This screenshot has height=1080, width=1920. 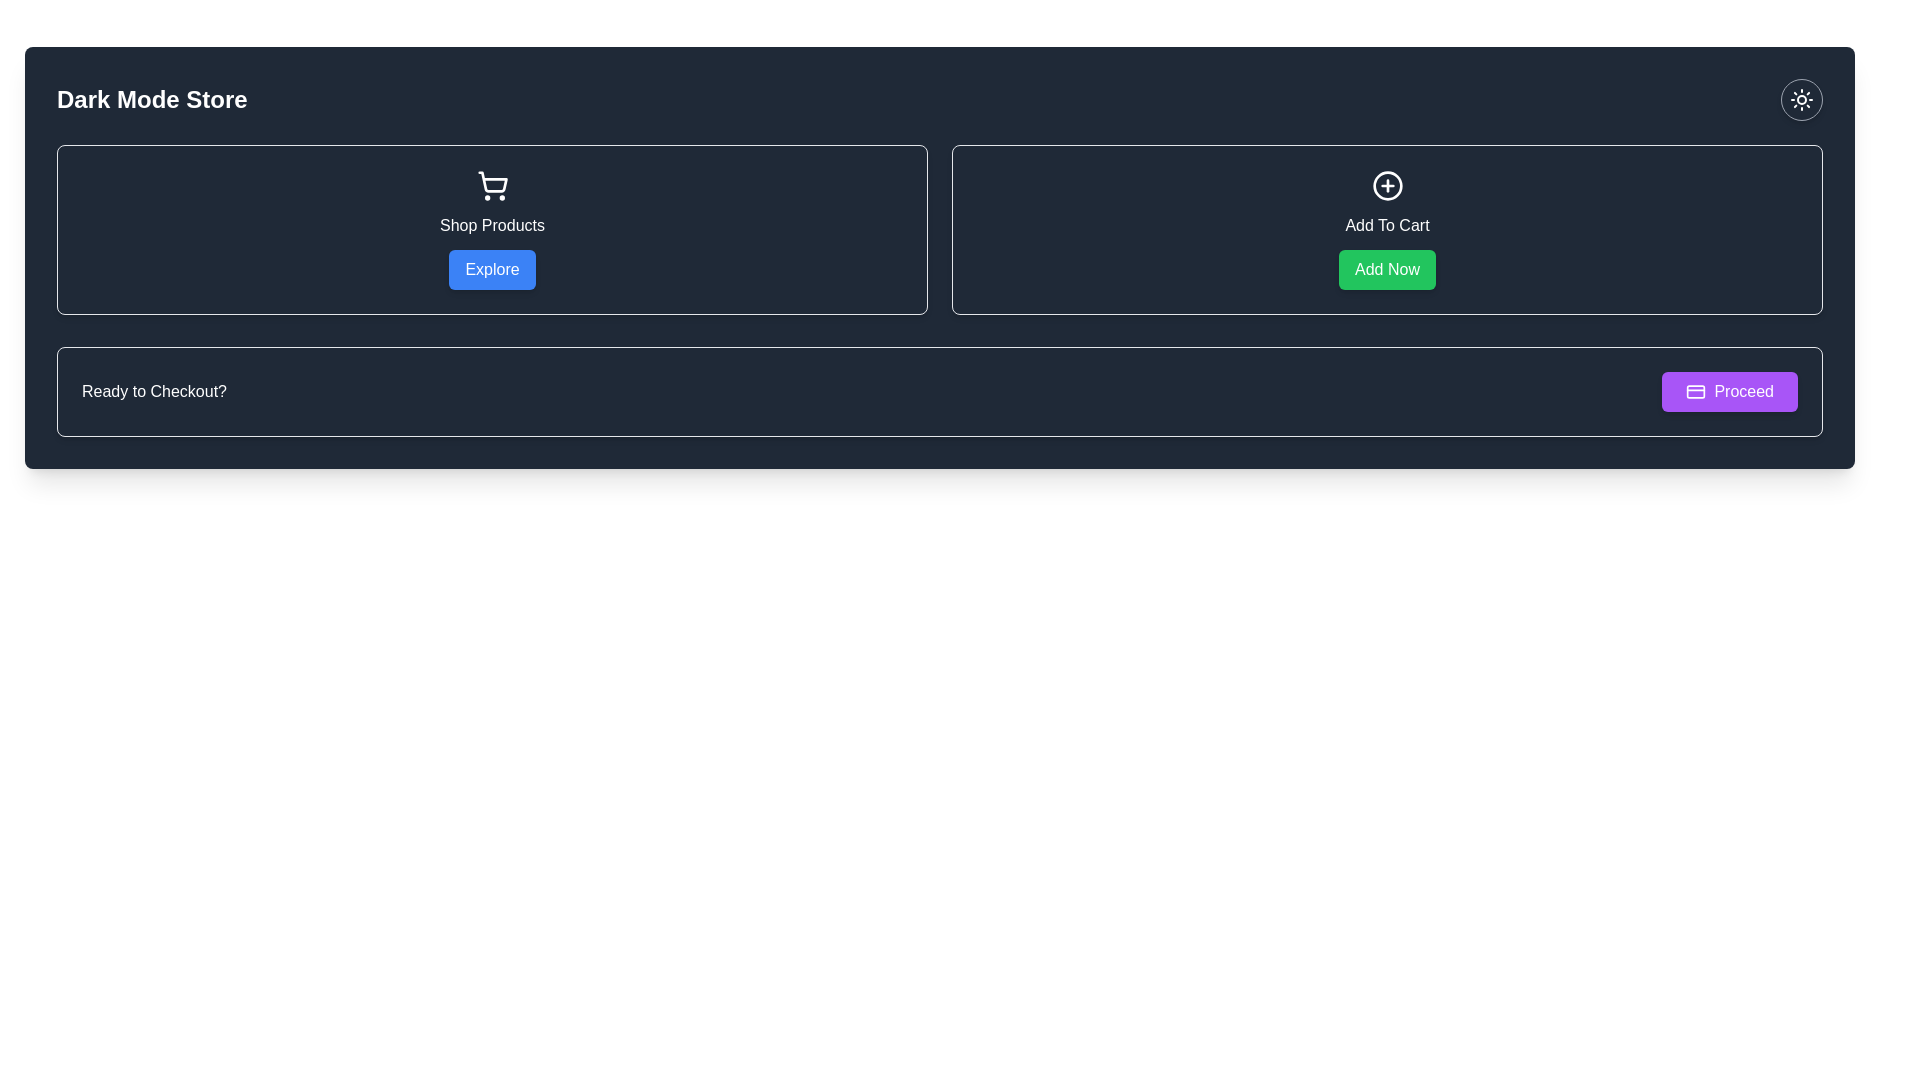 I want to click on the 'Add to Cart' icon located above the 'Add Now' text and to the left of the highlighted button in the bottom right corner, so click(x=1386, y=185).